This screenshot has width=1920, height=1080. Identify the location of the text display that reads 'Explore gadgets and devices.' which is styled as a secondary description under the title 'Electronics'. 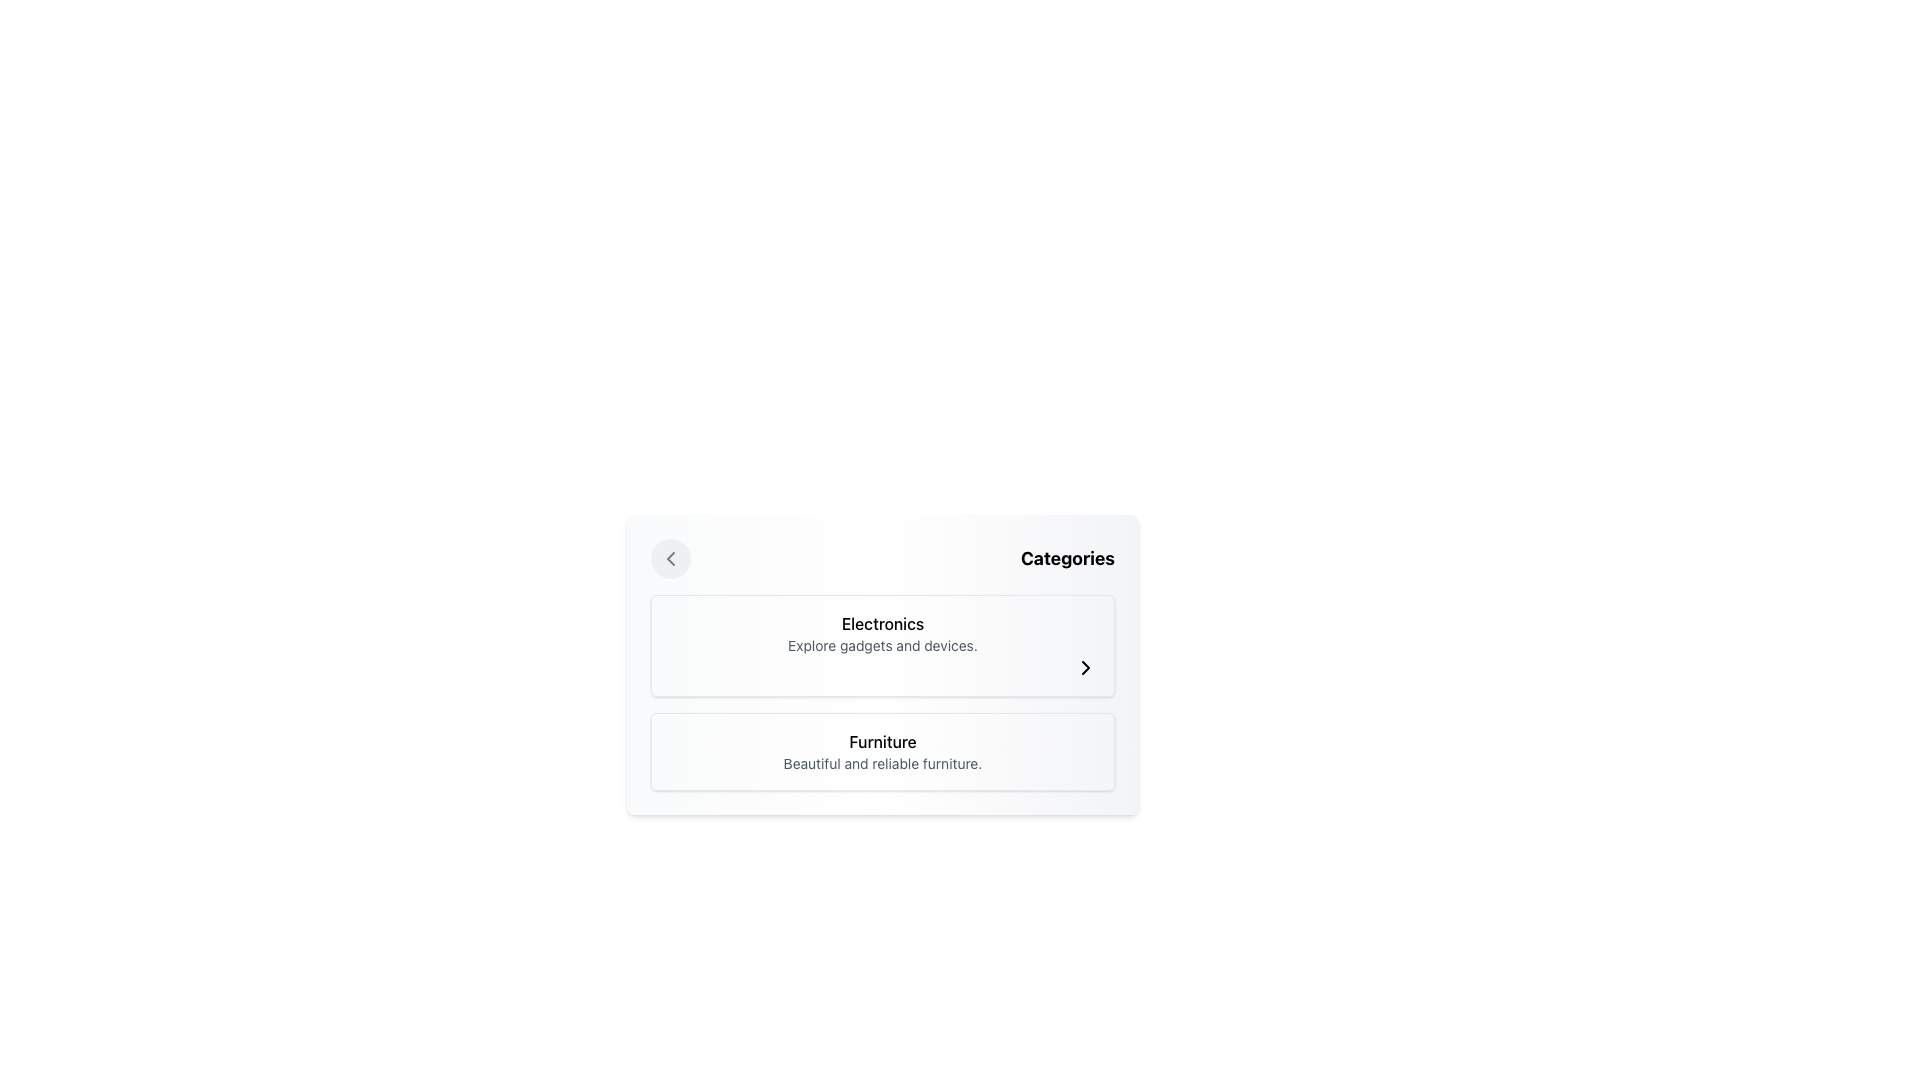
(882, 645).